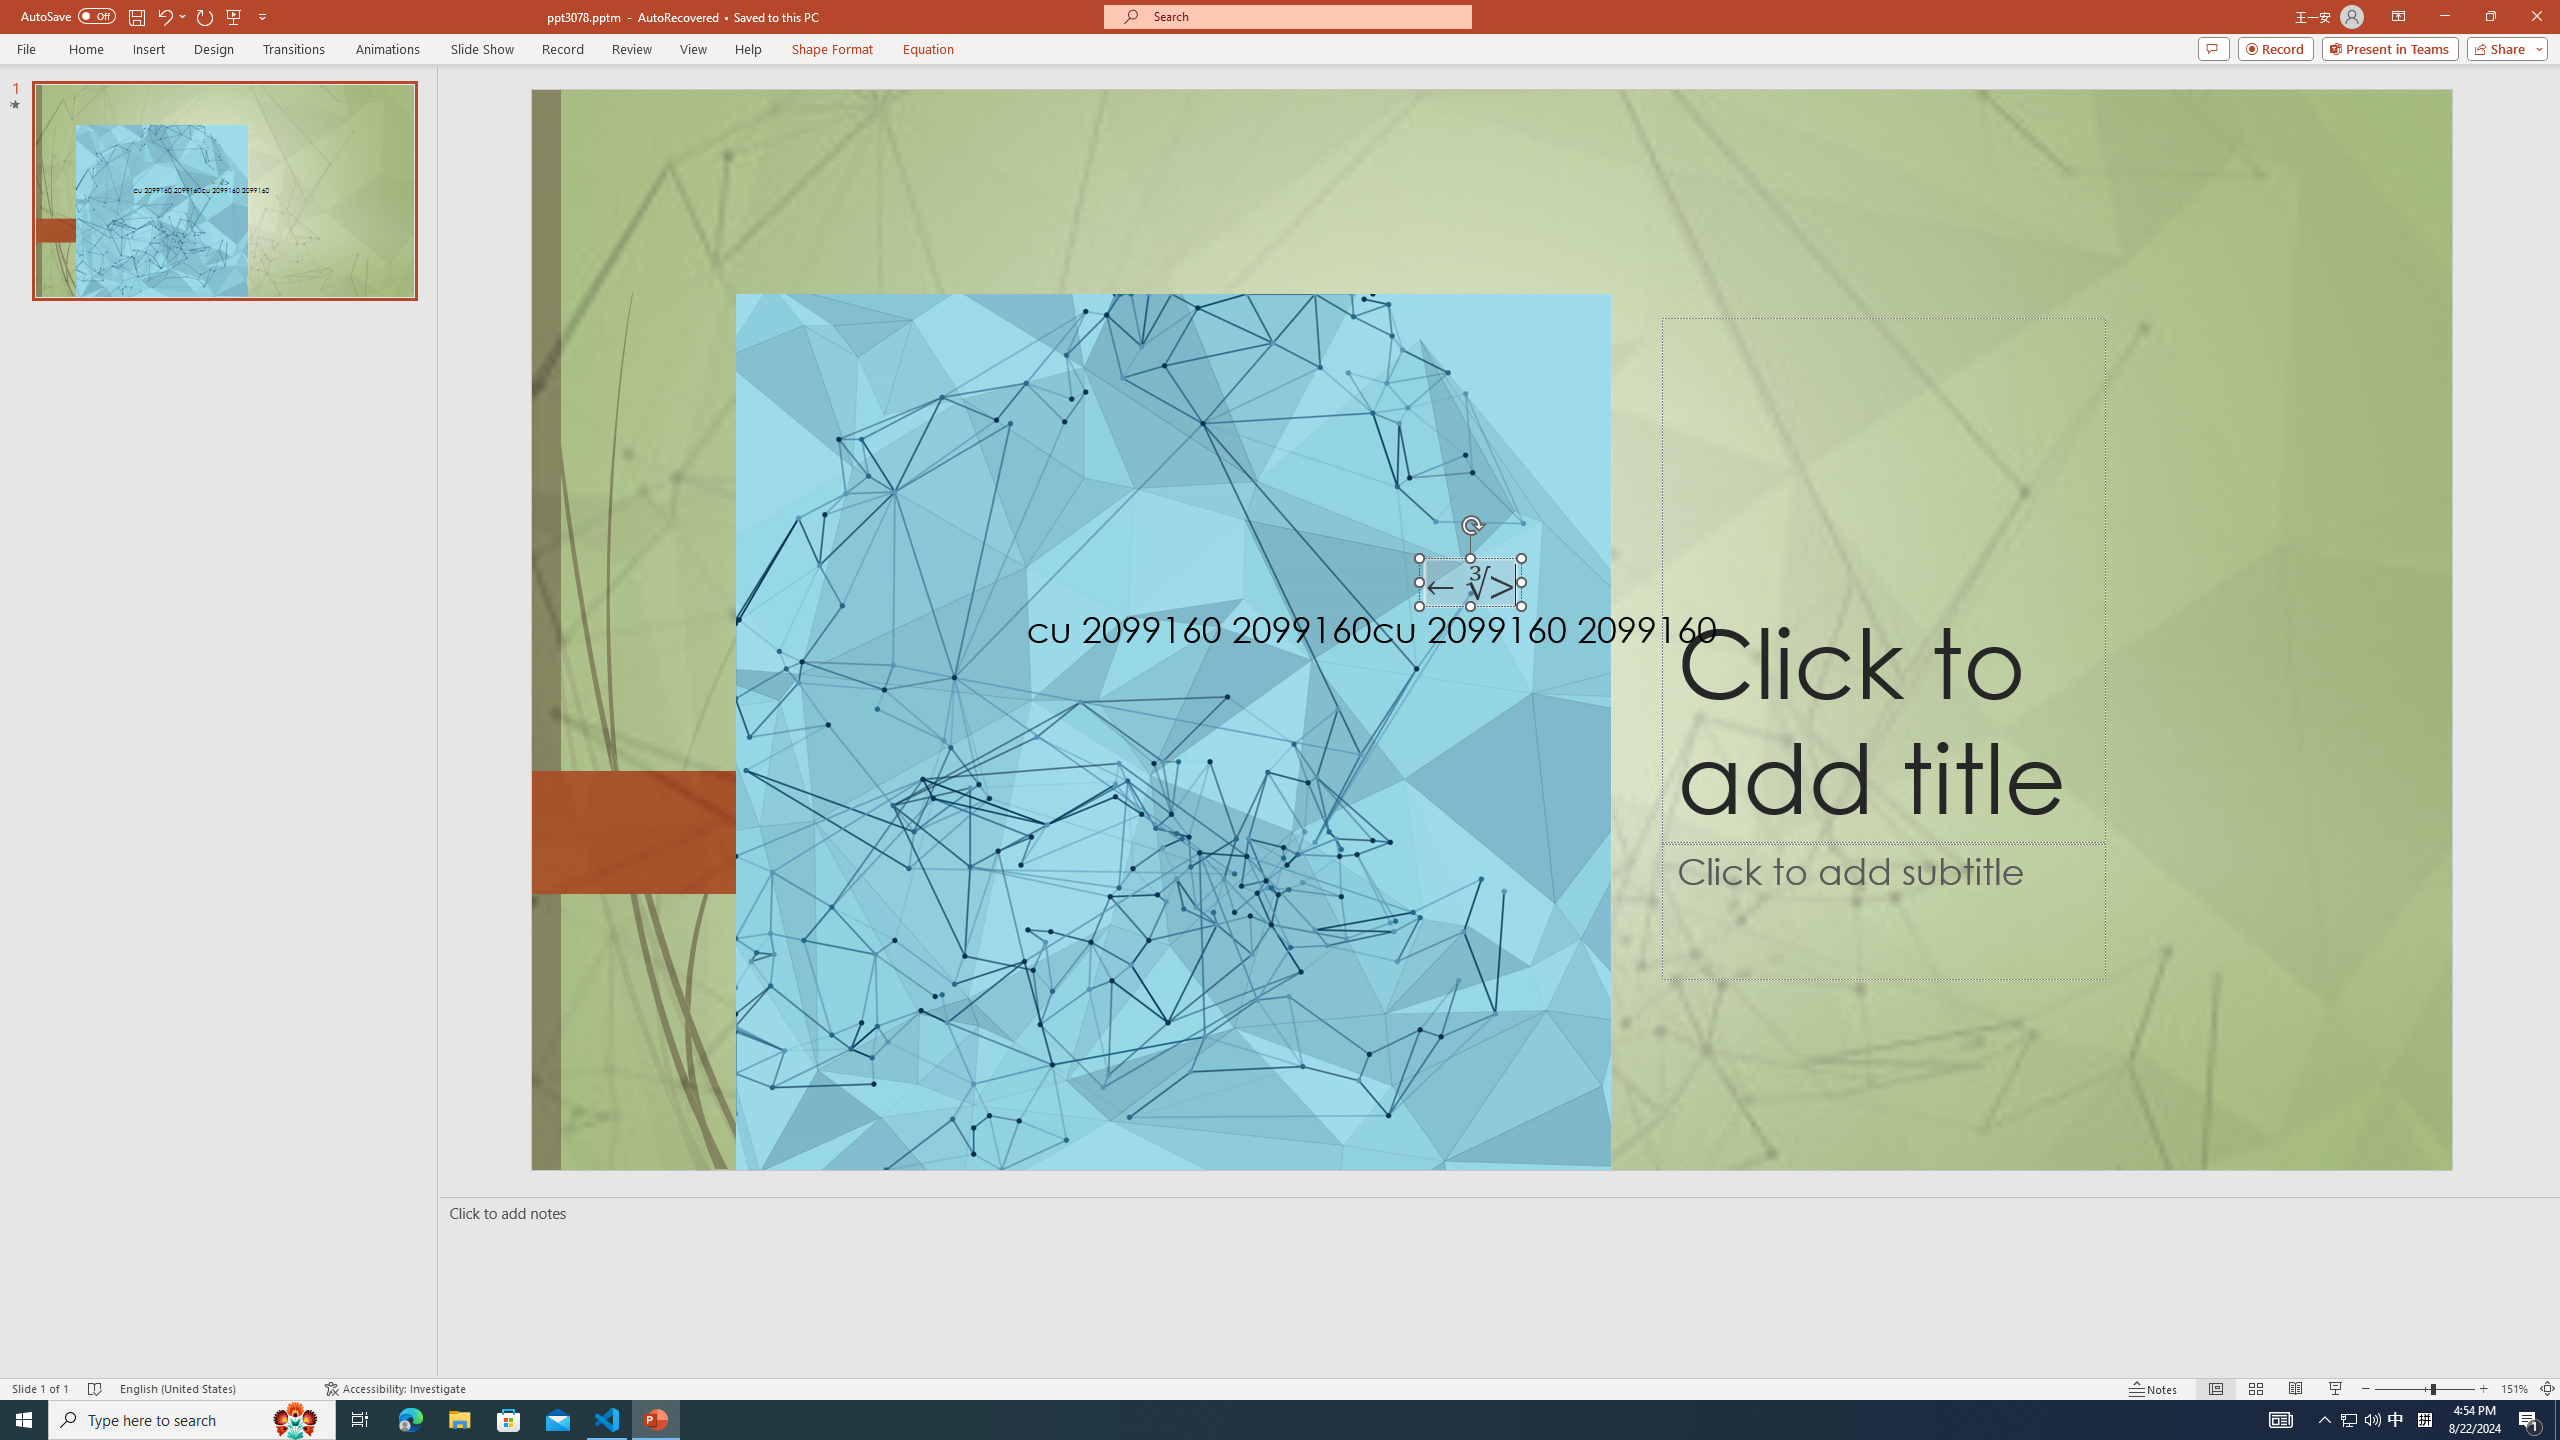  Describe the element at coordinates (2515, 1389) in the screenshot. I see `'Zoom 151%'` at that location.